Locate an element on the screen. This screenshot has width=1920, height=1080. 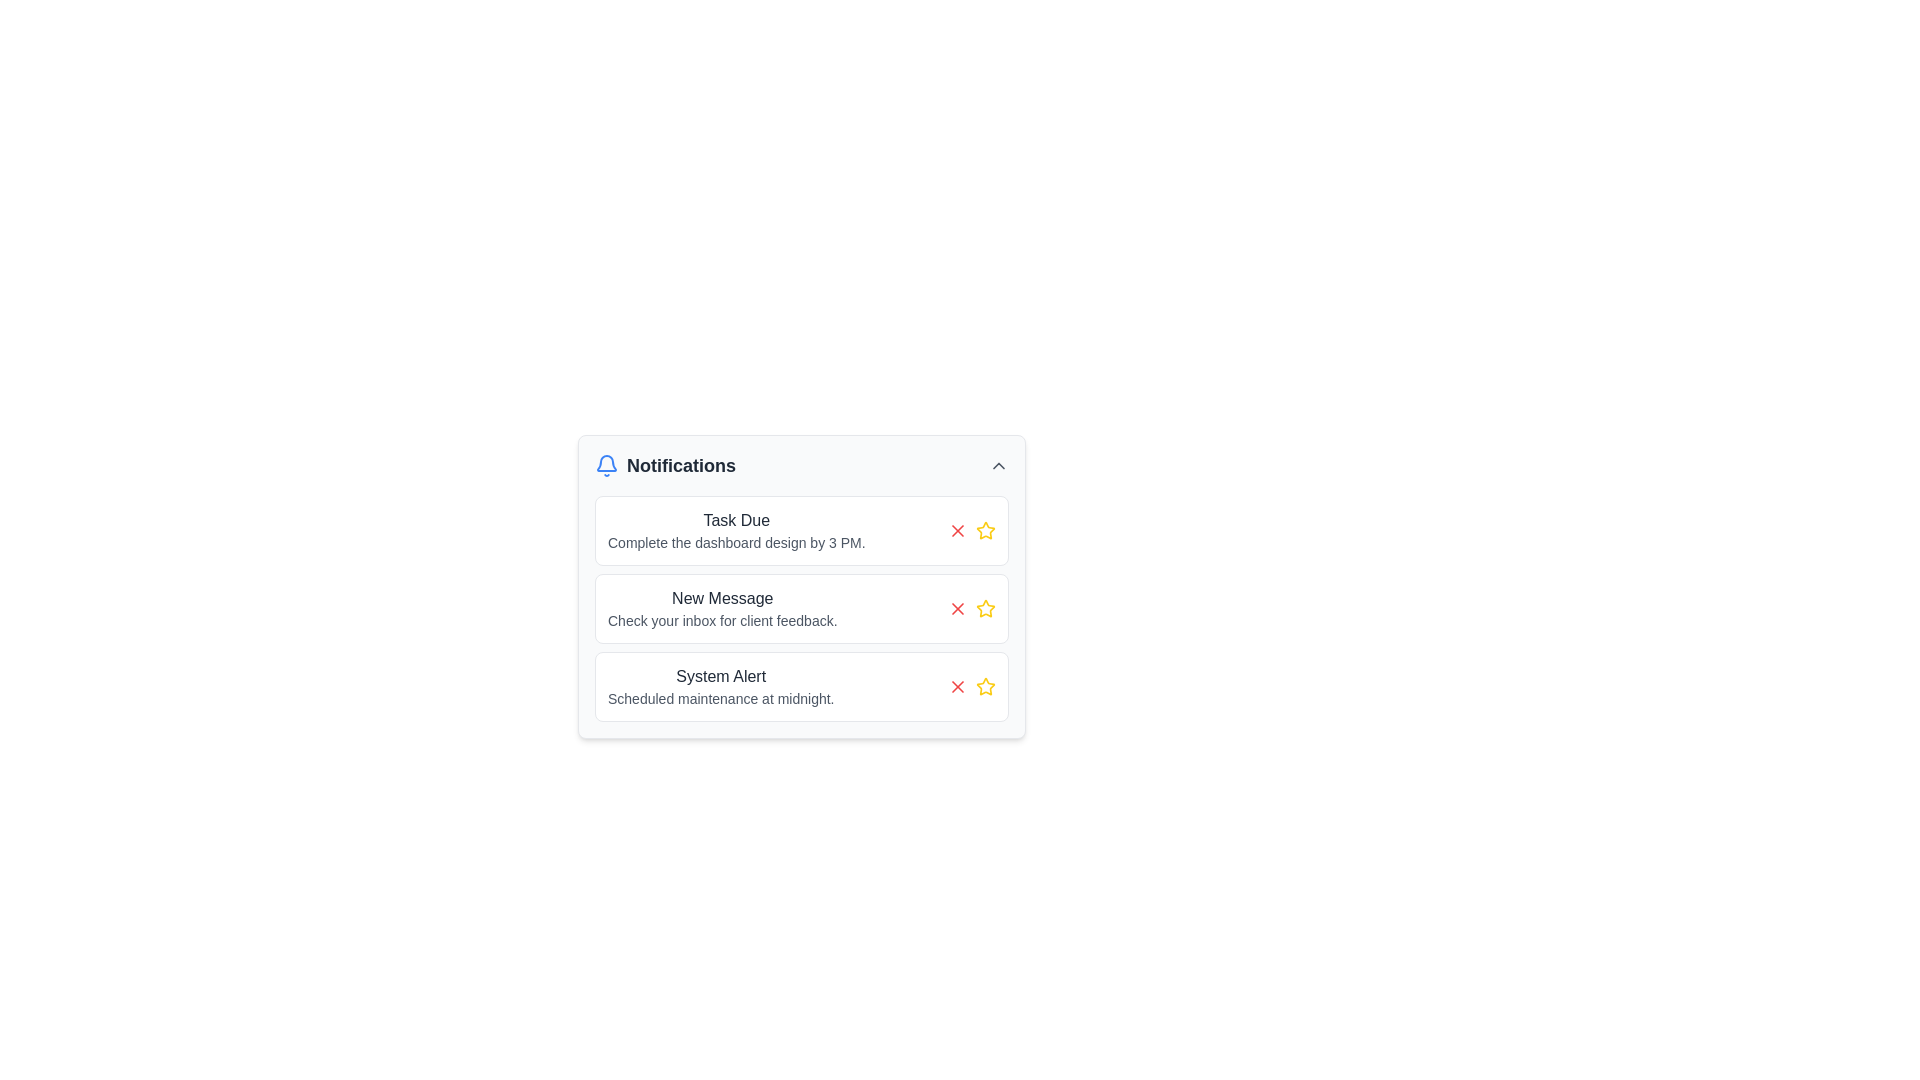
the last star icon in the notifications list is located at coordinates (985, 685).